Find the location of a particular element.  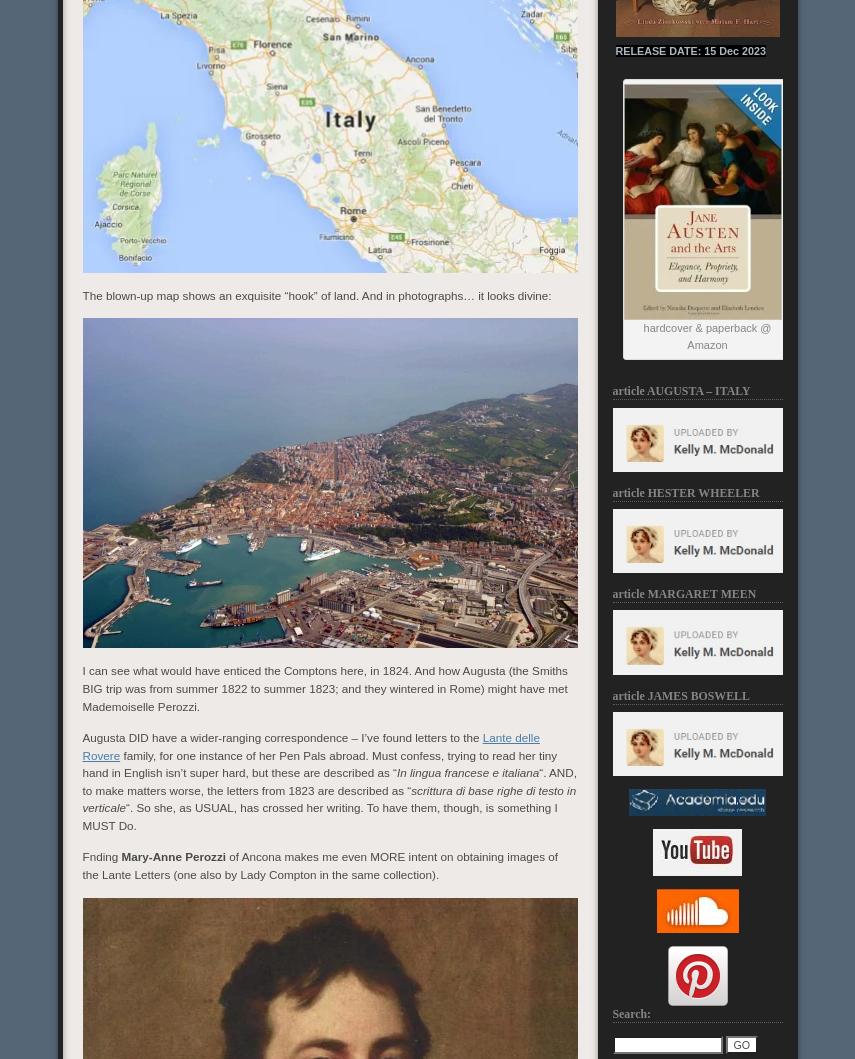

'The blown-up map shows an exquisite “hook” of land. And in photographs… it looks divine:' is located at coordinates (81, 294).